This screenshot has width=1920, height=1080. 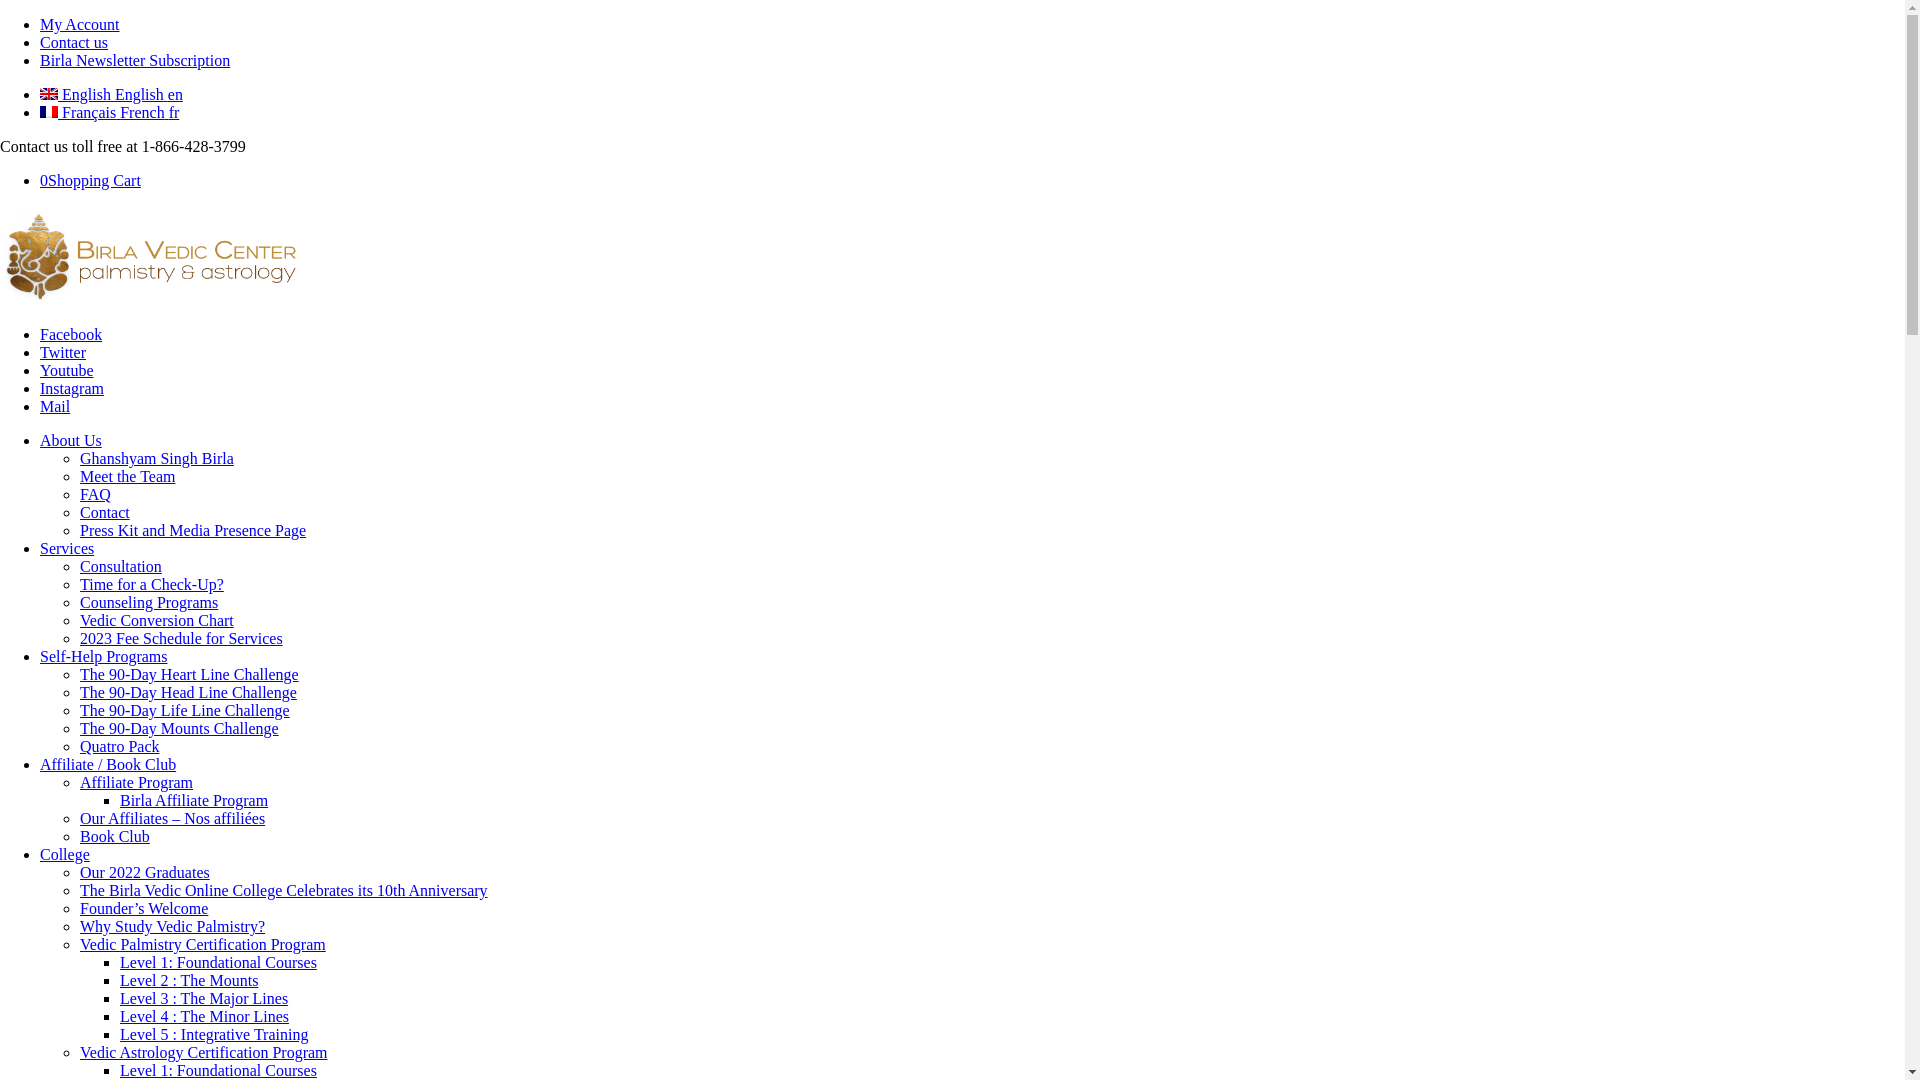 I want to click on 'English English en', so click(x=110, y=94).